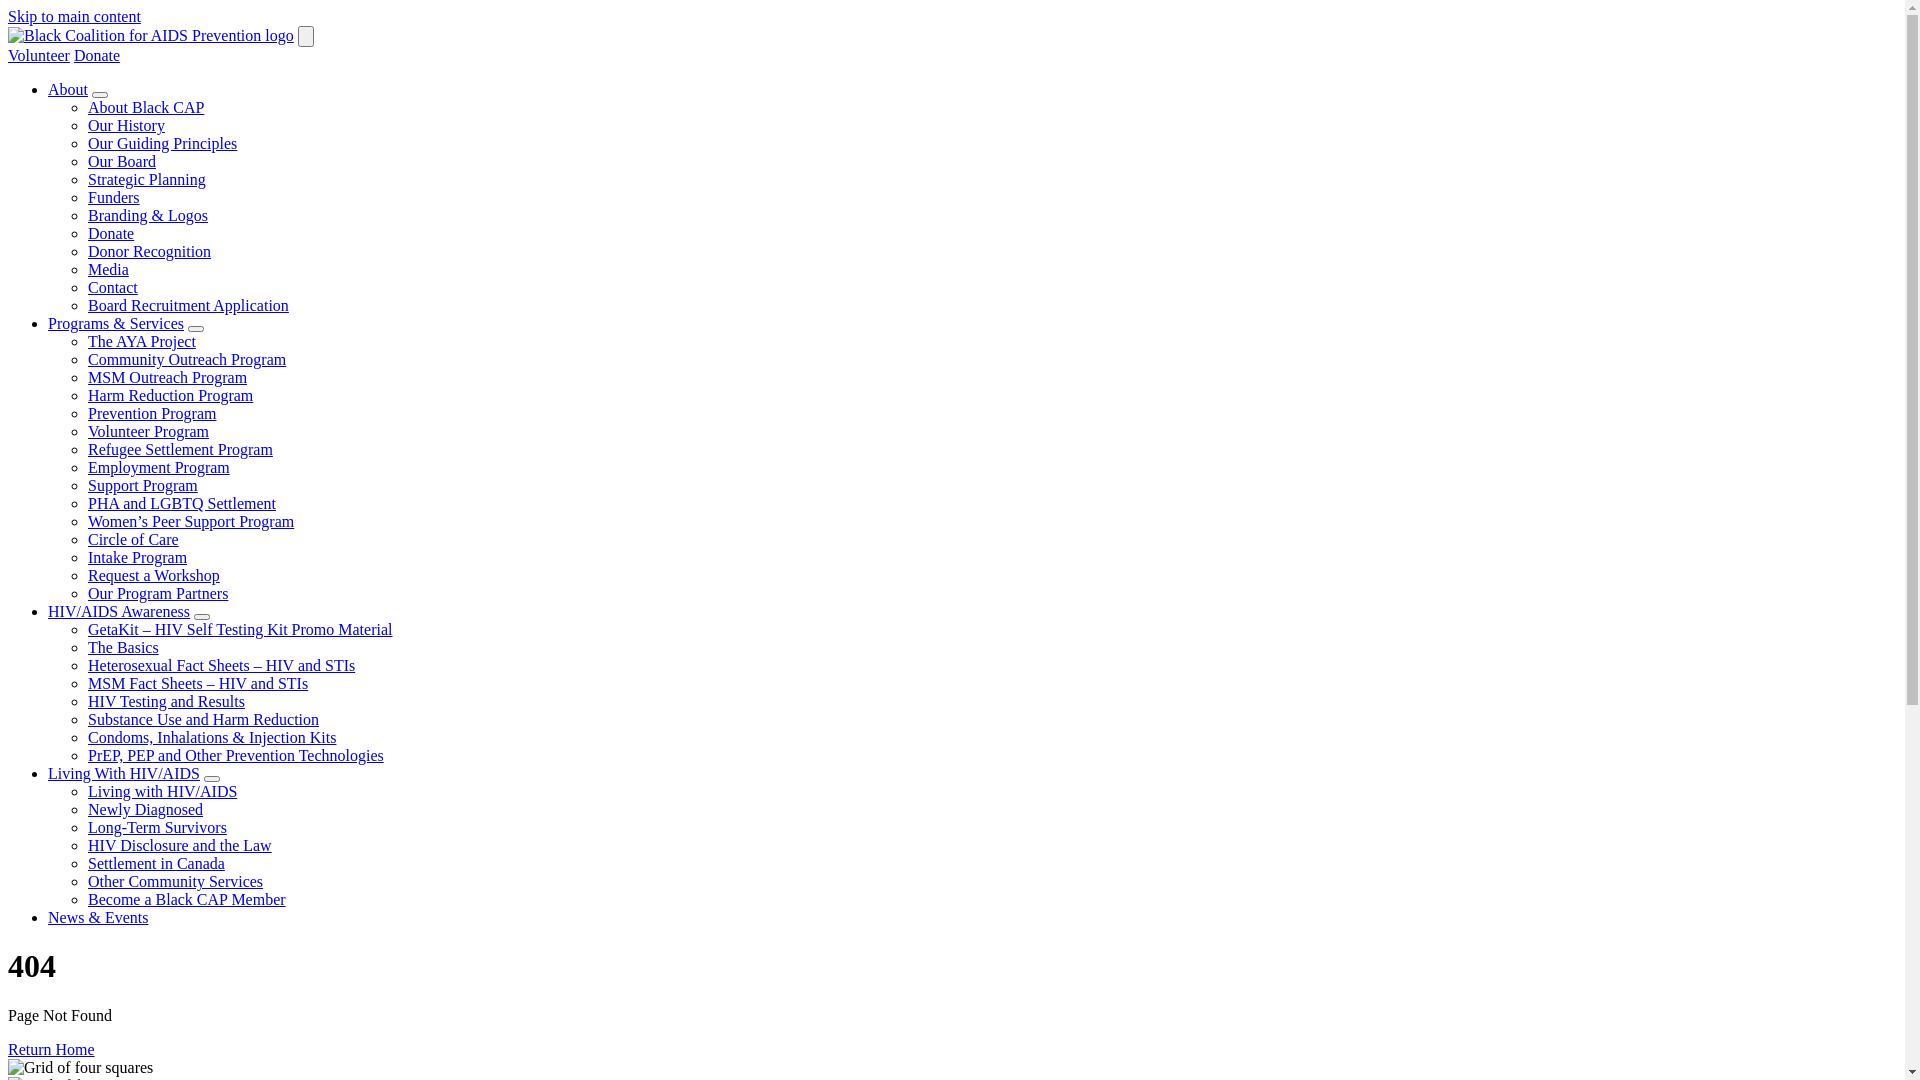 The height and width of the screenshot is (1080, 1920). I want to click on 'About', so click(48, 88).